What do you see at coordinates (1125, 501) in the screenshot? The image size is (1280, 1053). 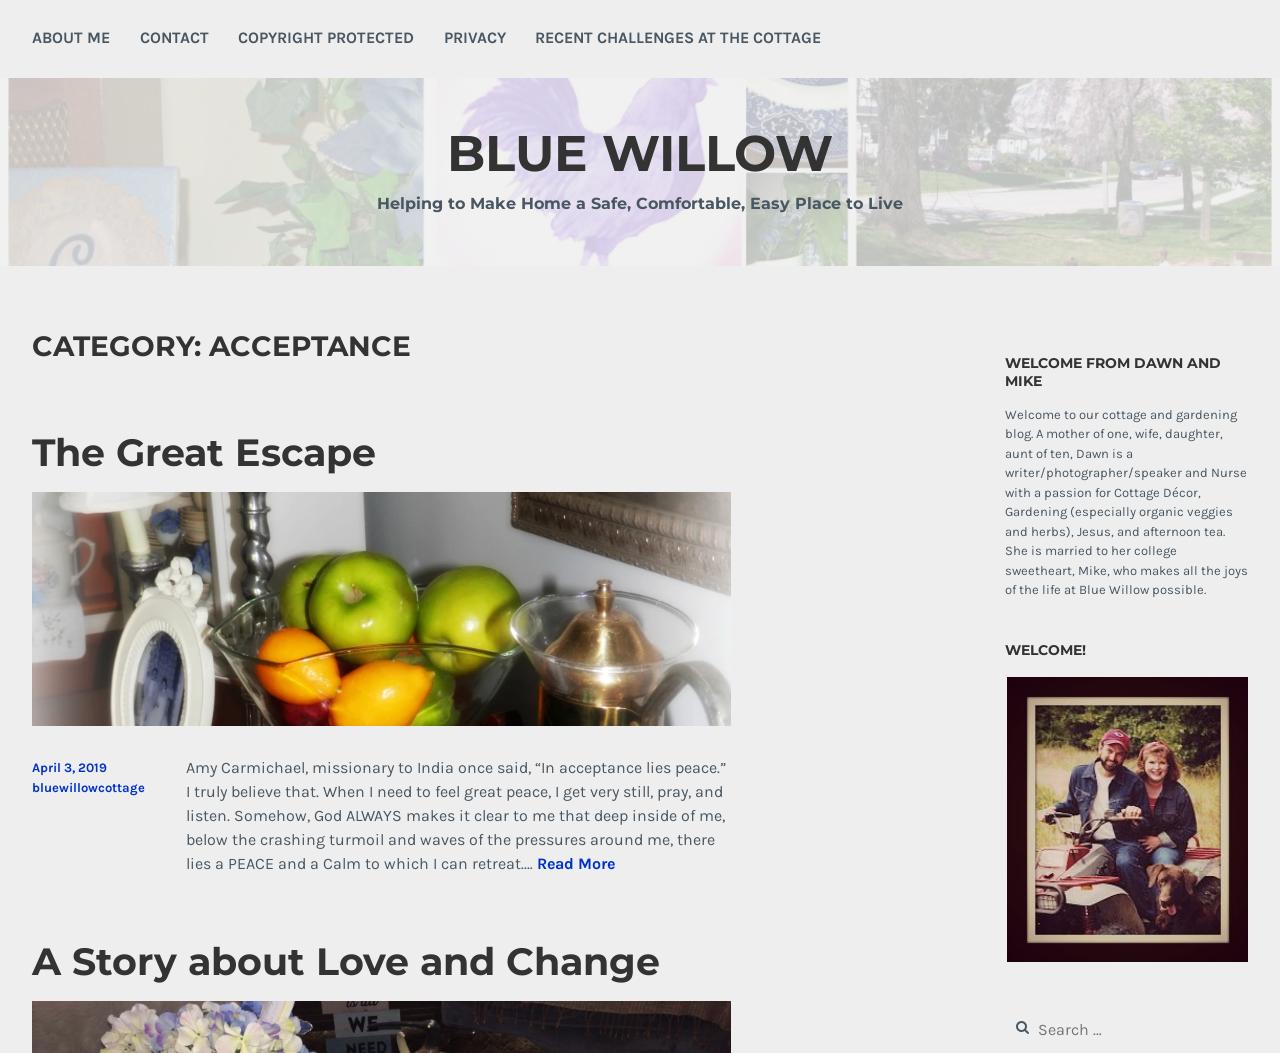 I see `'Welcome to our cottage and gardening blog. A mother of one, wife, daughter, aunt of ten, Dawn is a writer/photographer/speaker and Nurse with a passion for Cottage Décor, Gardening (especially organic veggies and herbs), Jesus, and afternoon tea.  She is married to her college sweetheart, Mike, who makes all the joys of the life at Blue Willow possible.'` at bounding box center [1125, 501].